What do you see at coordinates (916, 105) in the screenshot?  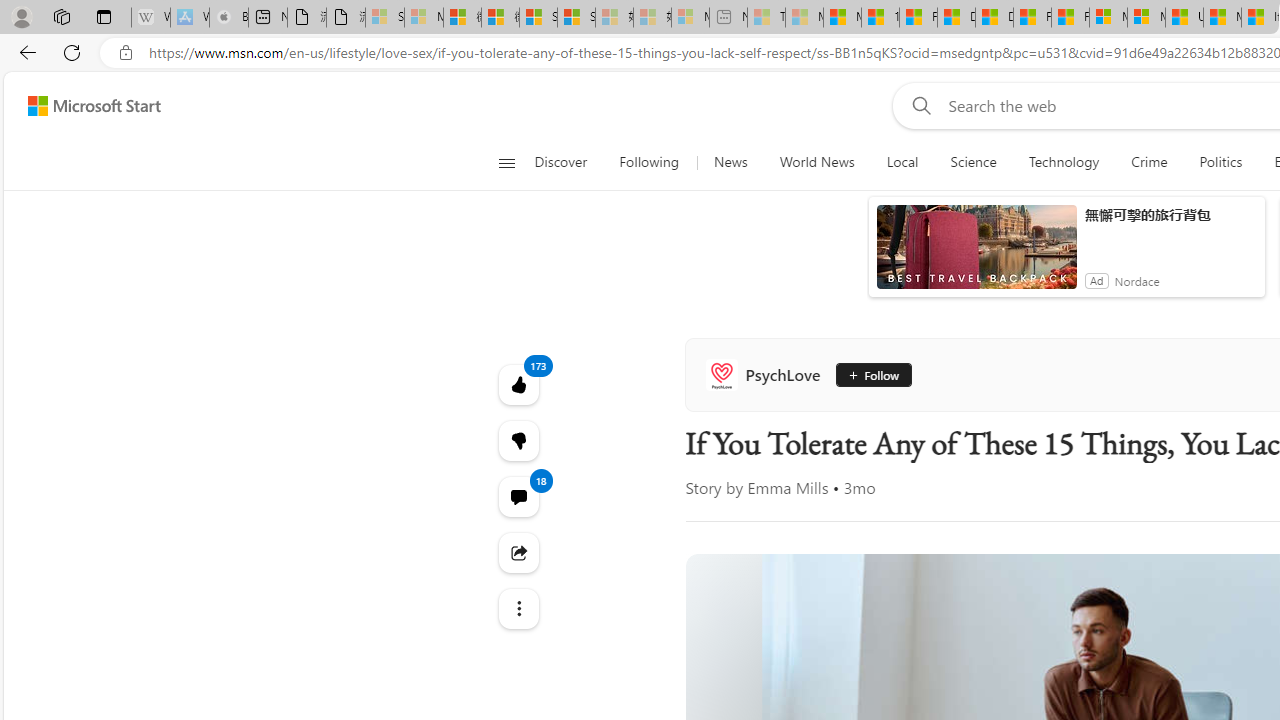 I see `'Web search'` at bounding box center [916, 105].